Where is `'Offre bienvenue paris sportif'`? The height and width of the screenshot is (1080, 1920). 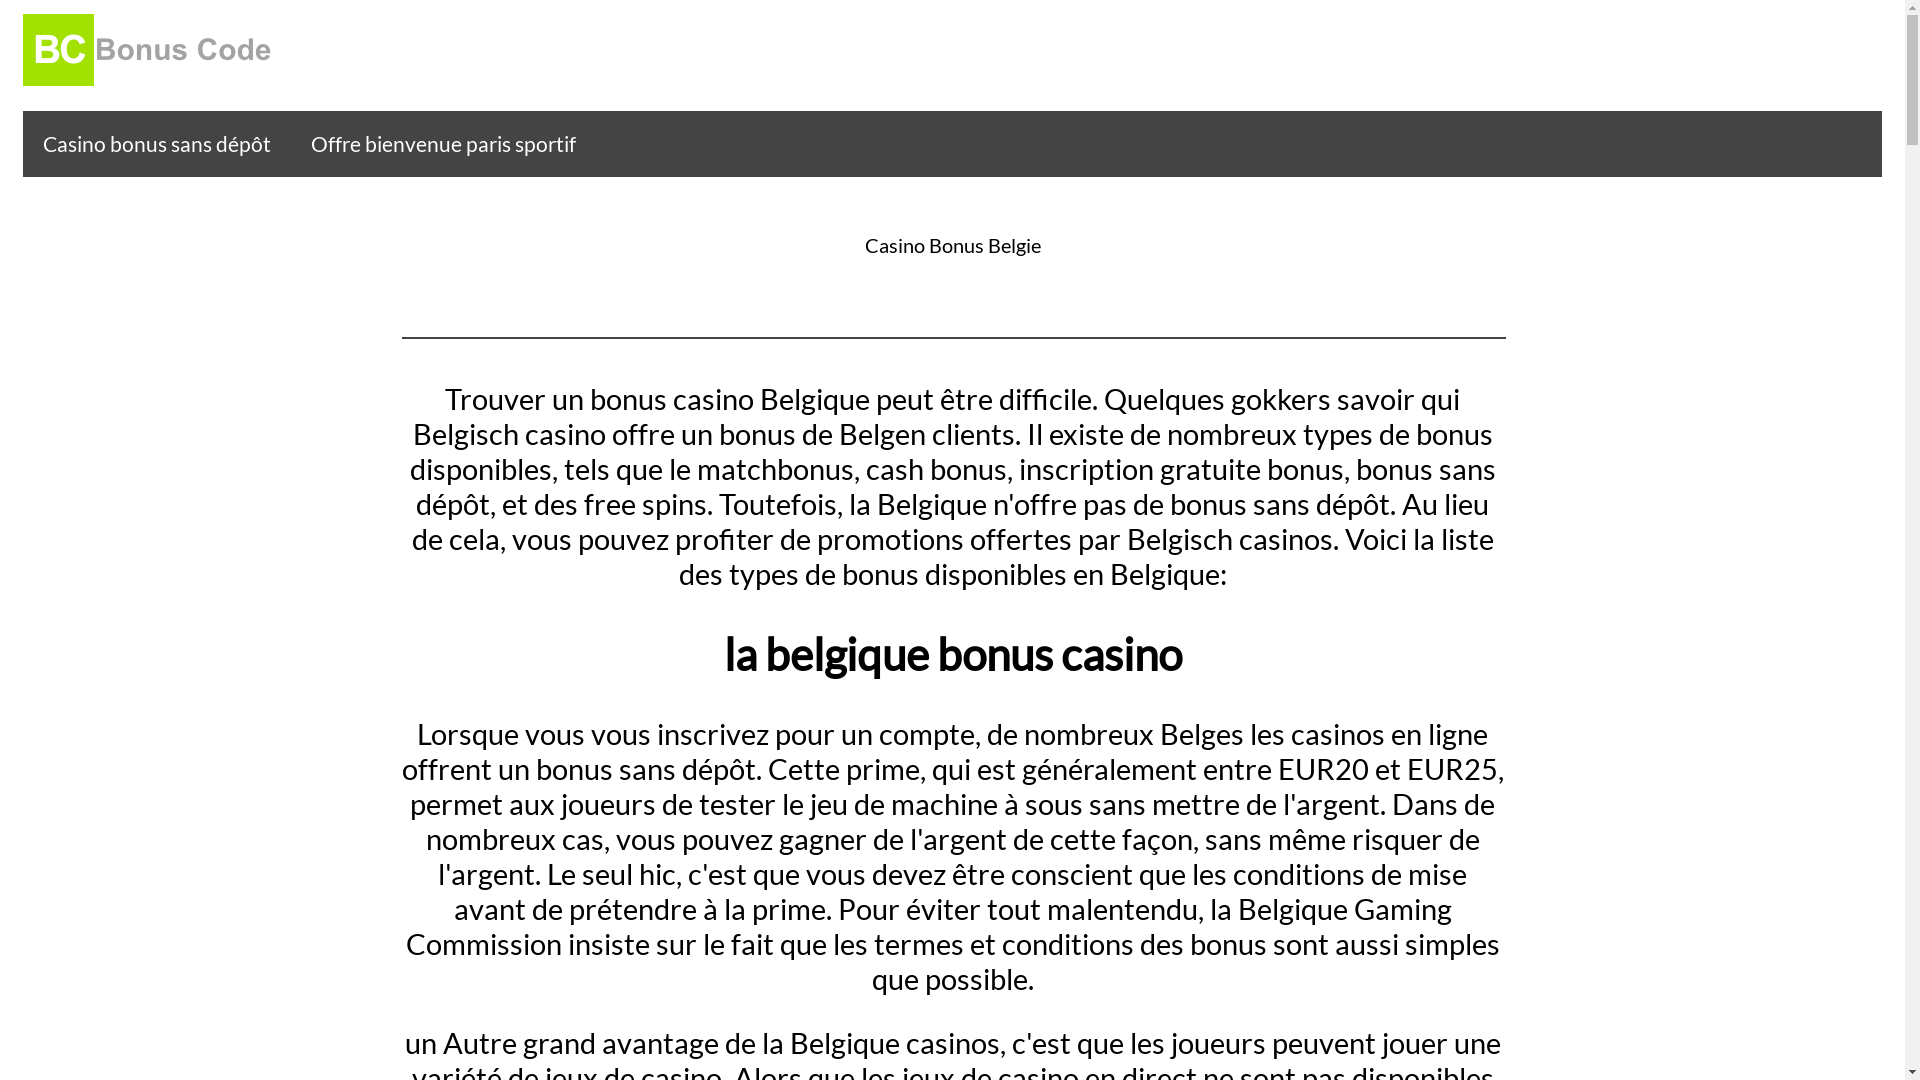 'Offre bienvenue paris sportif' is located at coordinates (442, 142).